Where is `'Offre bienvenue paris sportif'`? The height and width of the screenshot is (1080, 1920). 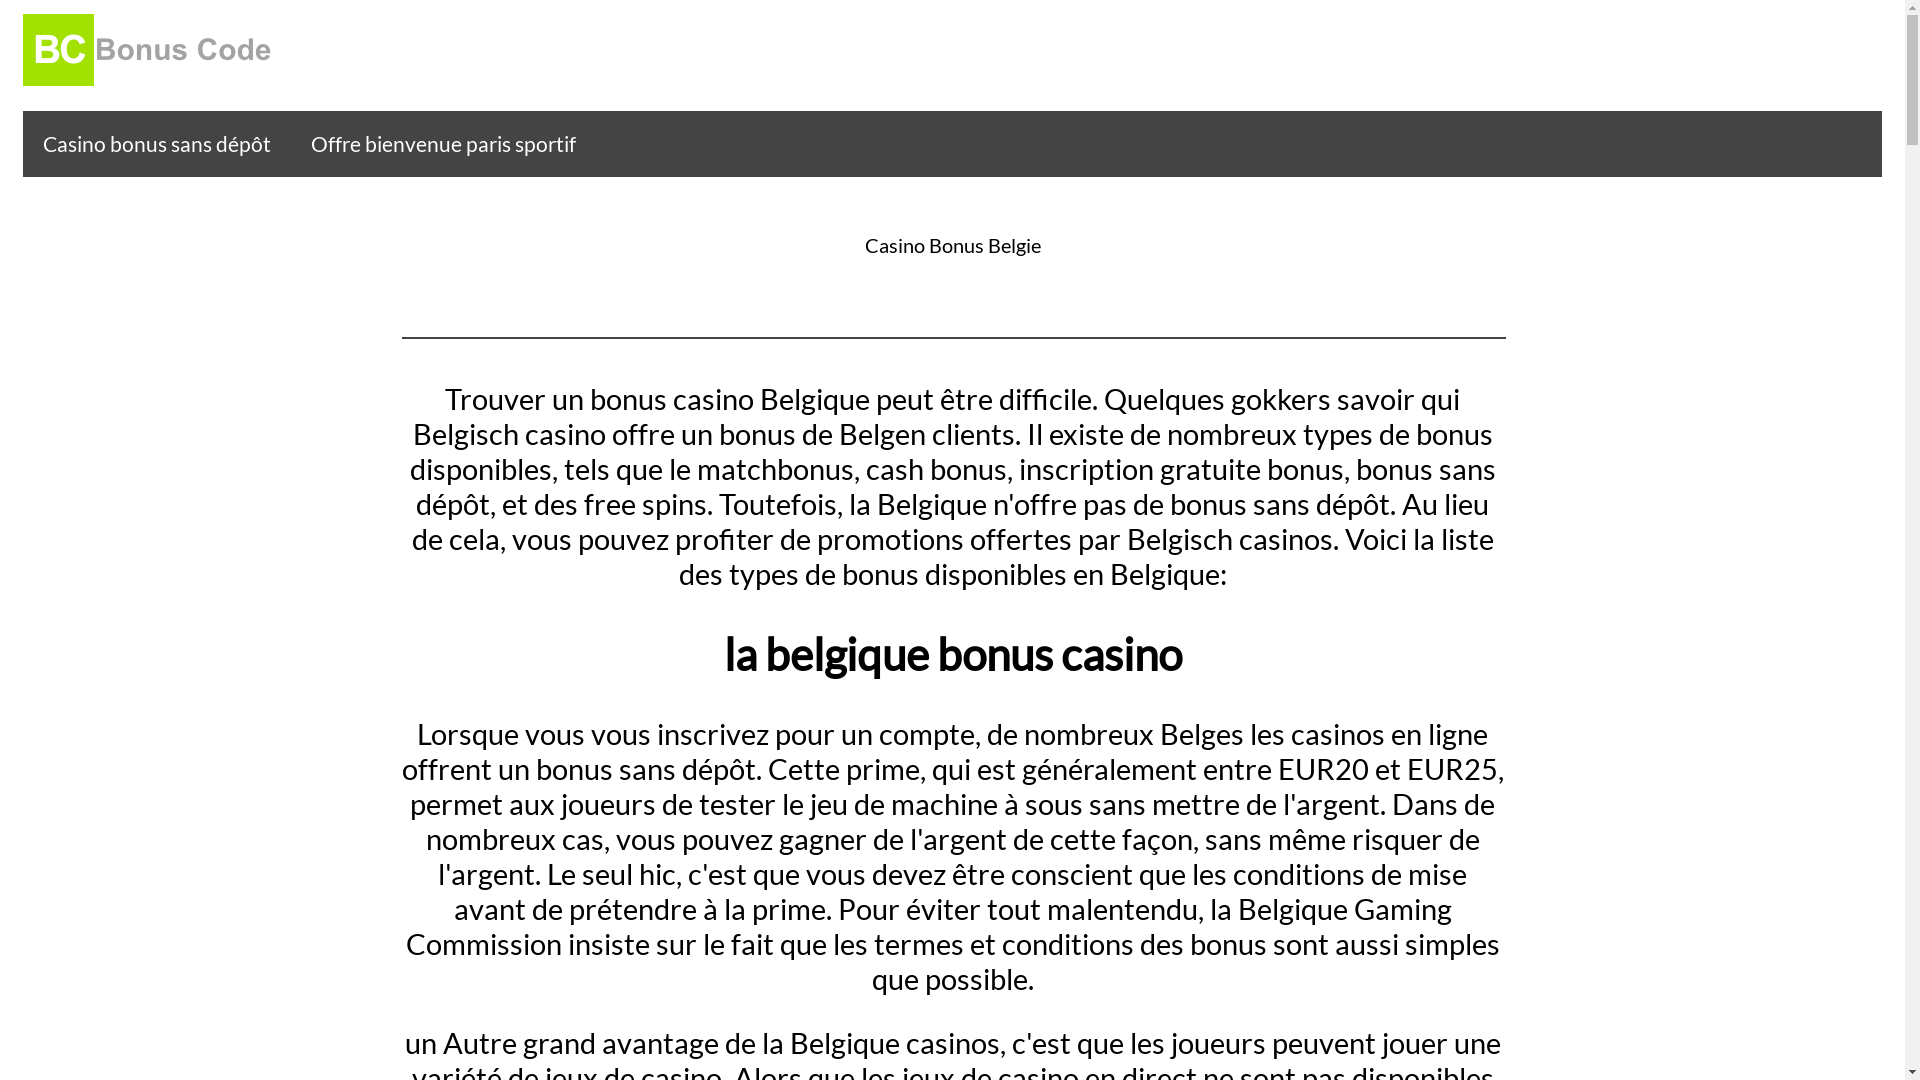 'Offre bienvenue paris sportif' is located at coordinates (442, 142).